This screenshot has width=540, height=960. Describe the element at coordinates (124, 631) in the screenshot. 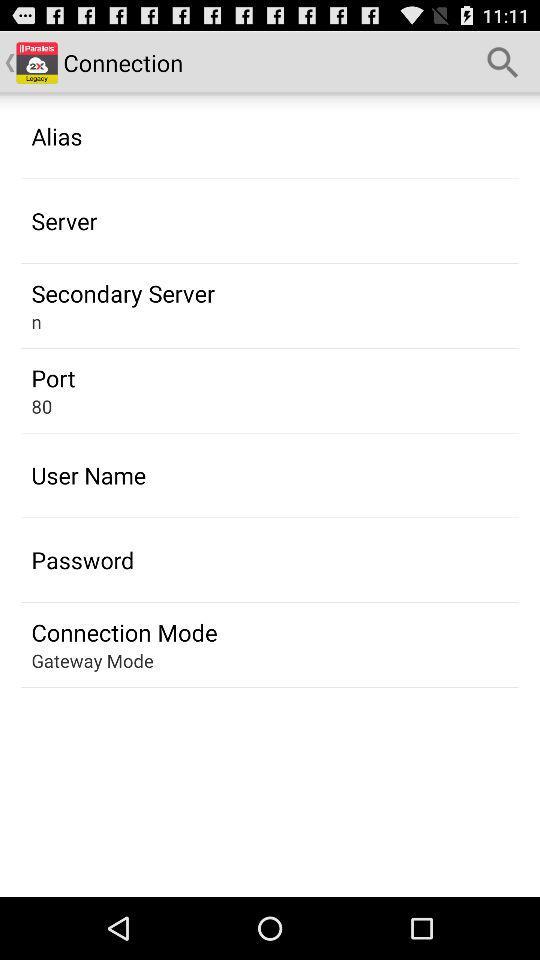

I see `the connection mode` at that location.